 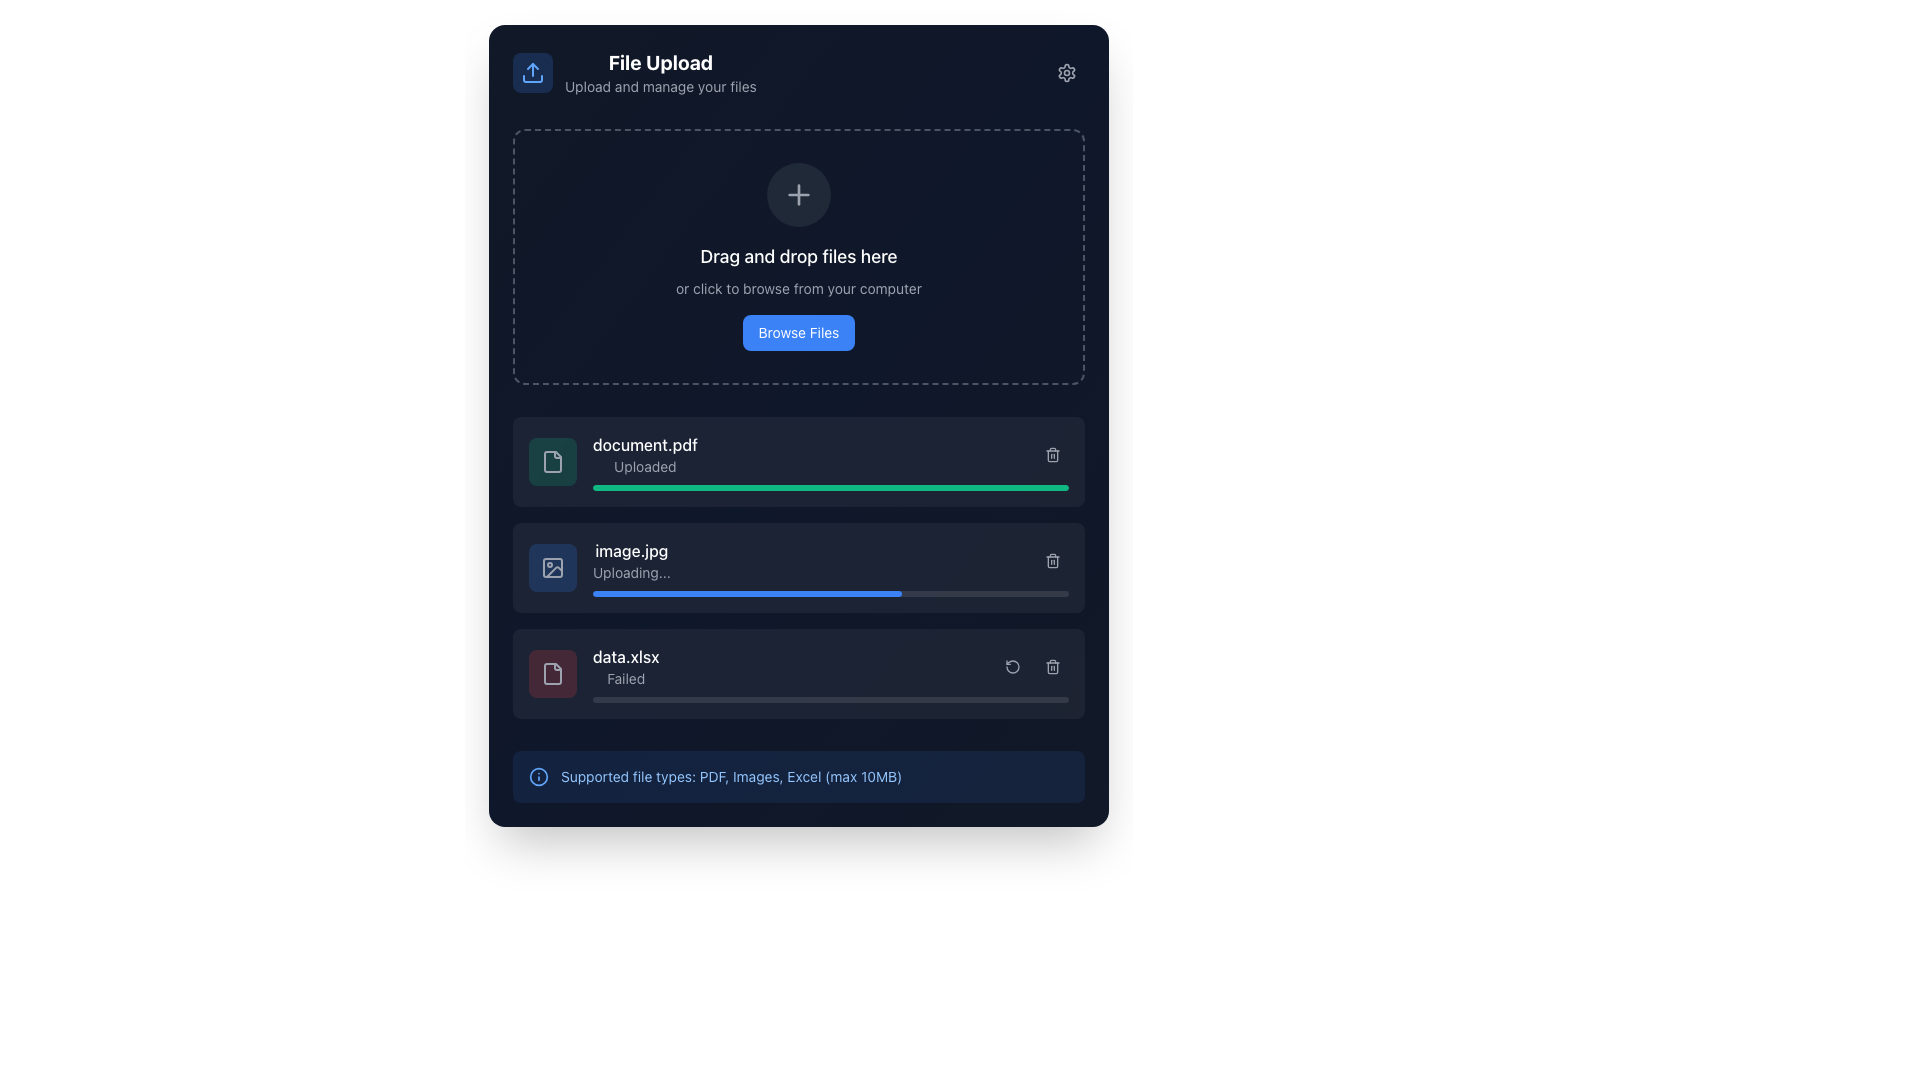 I want to click on the progress bar that visually represents the upload progress of 'document.pdf', located directly below the filename and above the next listed item in the file upload interface, so click(x=830, y=488).